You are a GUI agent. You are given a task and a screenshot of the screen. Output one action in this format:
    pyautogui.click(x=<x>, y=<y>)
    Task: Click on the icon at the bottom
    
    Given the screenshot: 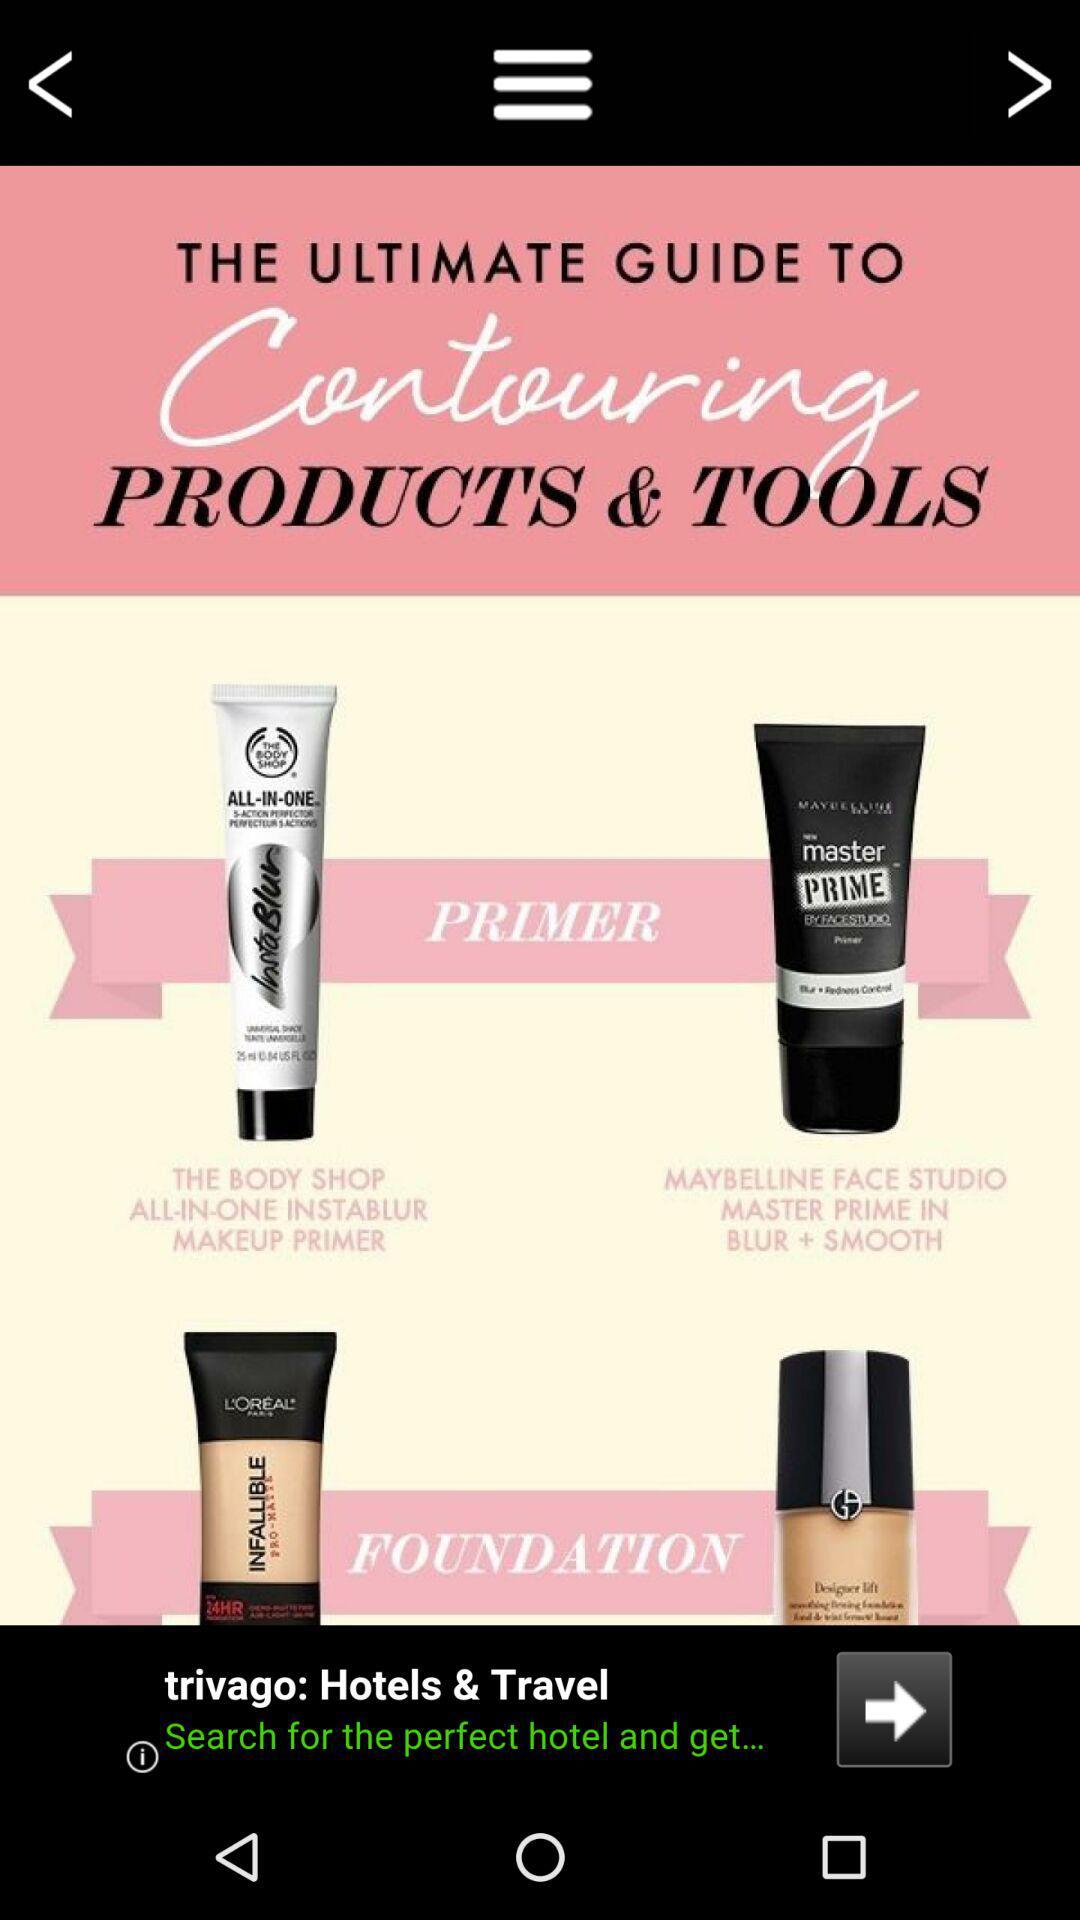 What is the action you would take?
    pyautogui.click(x=540, y=1708)
    